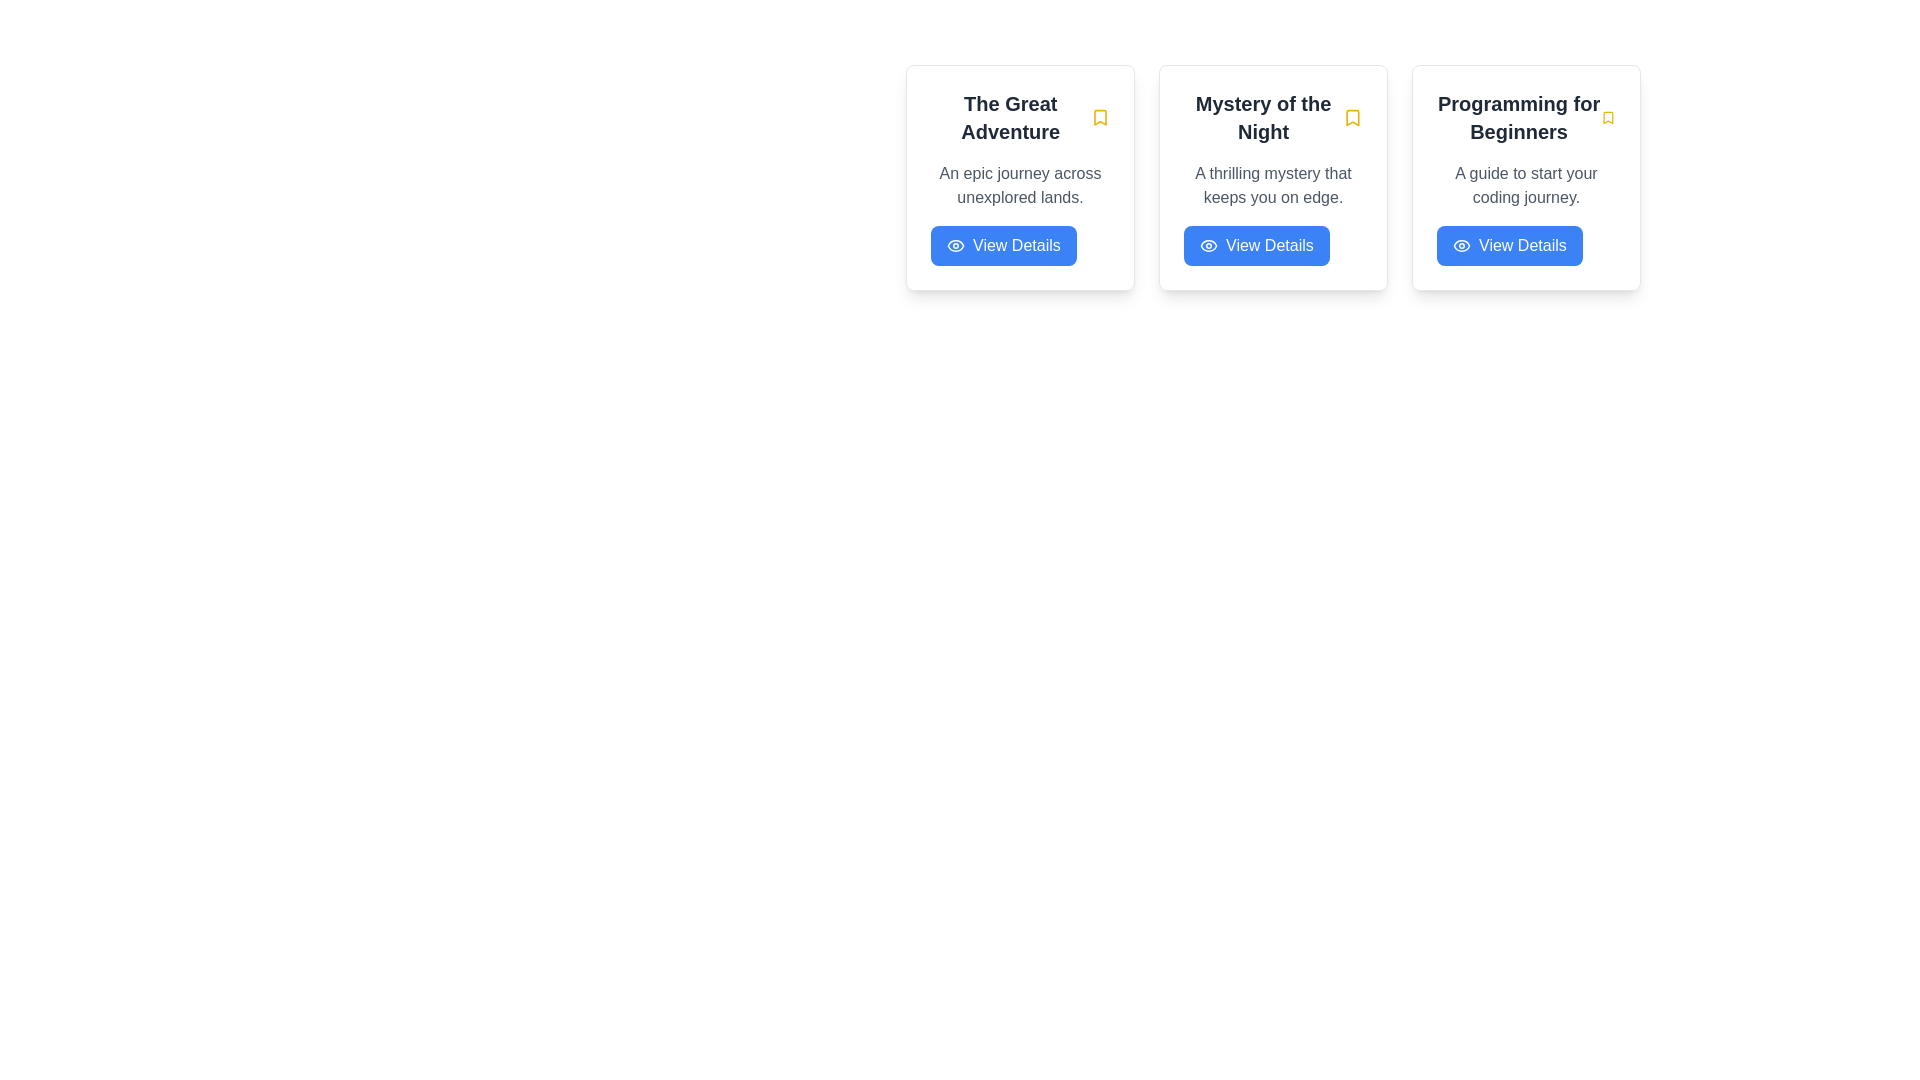 The image size is (1920, 1080). I want to click on the circular eye icon located inside the blue 'View Details' button on the second card in the horizontal card layout, so click(1208, 245).